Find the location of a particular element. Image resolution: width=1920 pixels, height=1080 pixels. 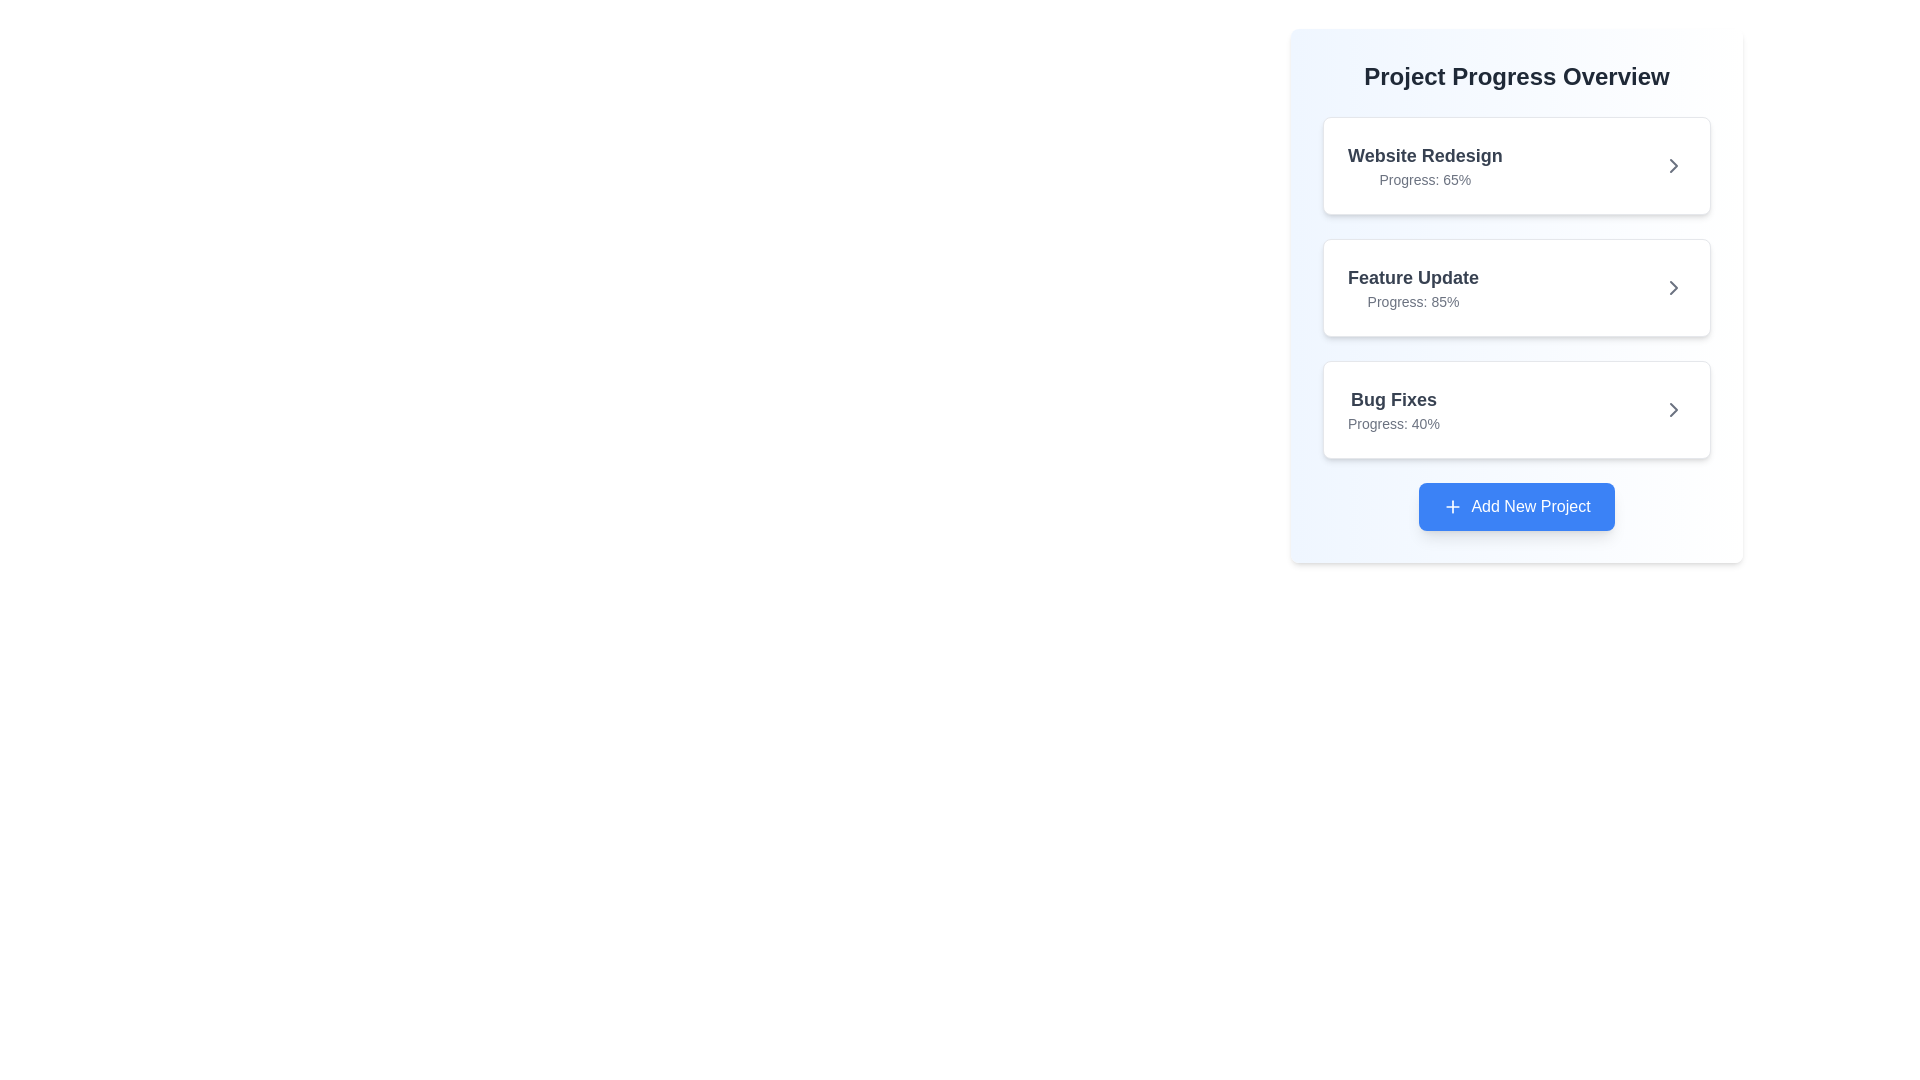

the Vector icon (right-chevron) indicating navigability for the 'Website Redesign' project, located at the right end of the first item in the list is located at coordinates (1674, 164).